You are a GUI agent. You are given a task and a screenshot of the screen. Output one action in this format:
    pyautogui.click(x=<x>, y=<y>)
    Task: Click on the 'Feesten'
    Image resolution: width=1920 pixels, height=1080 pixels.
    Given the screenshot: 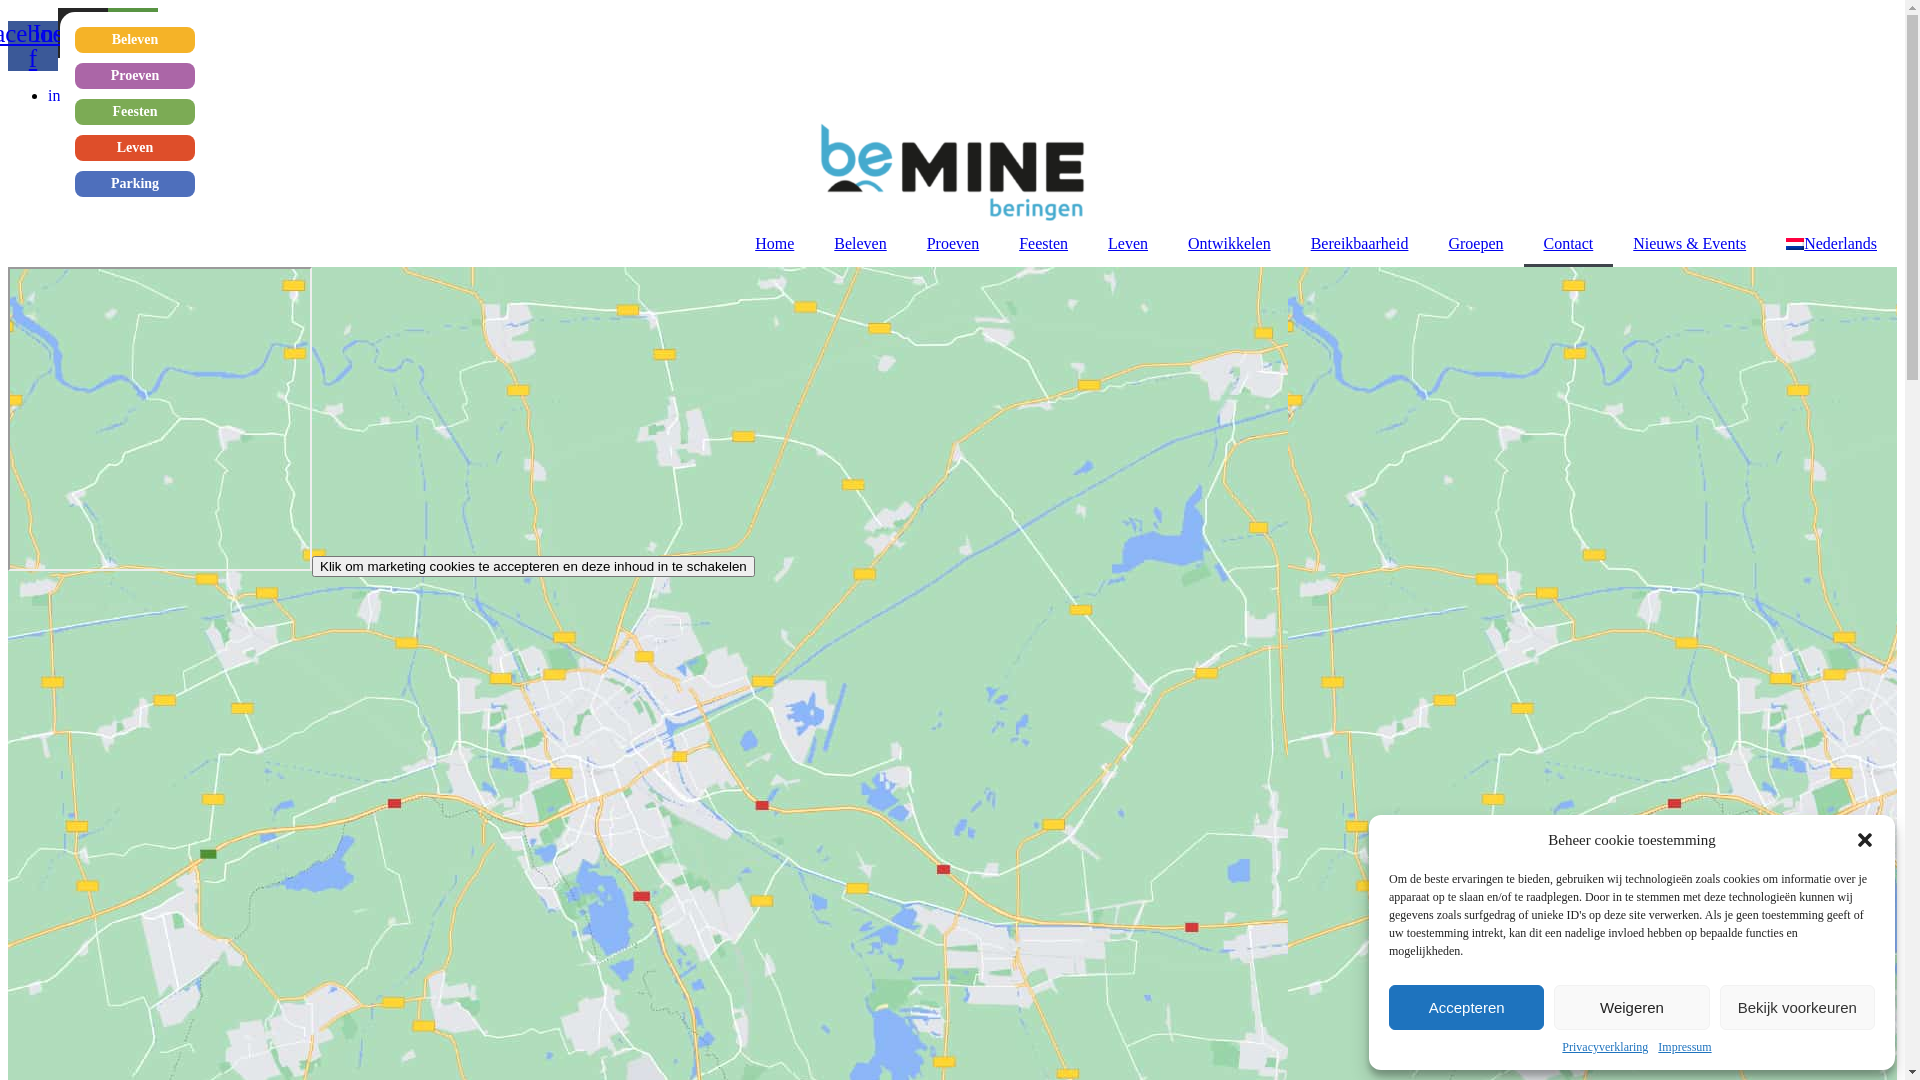 What is the action you would take?
    pyautogui.click(x=998, y=242)
    